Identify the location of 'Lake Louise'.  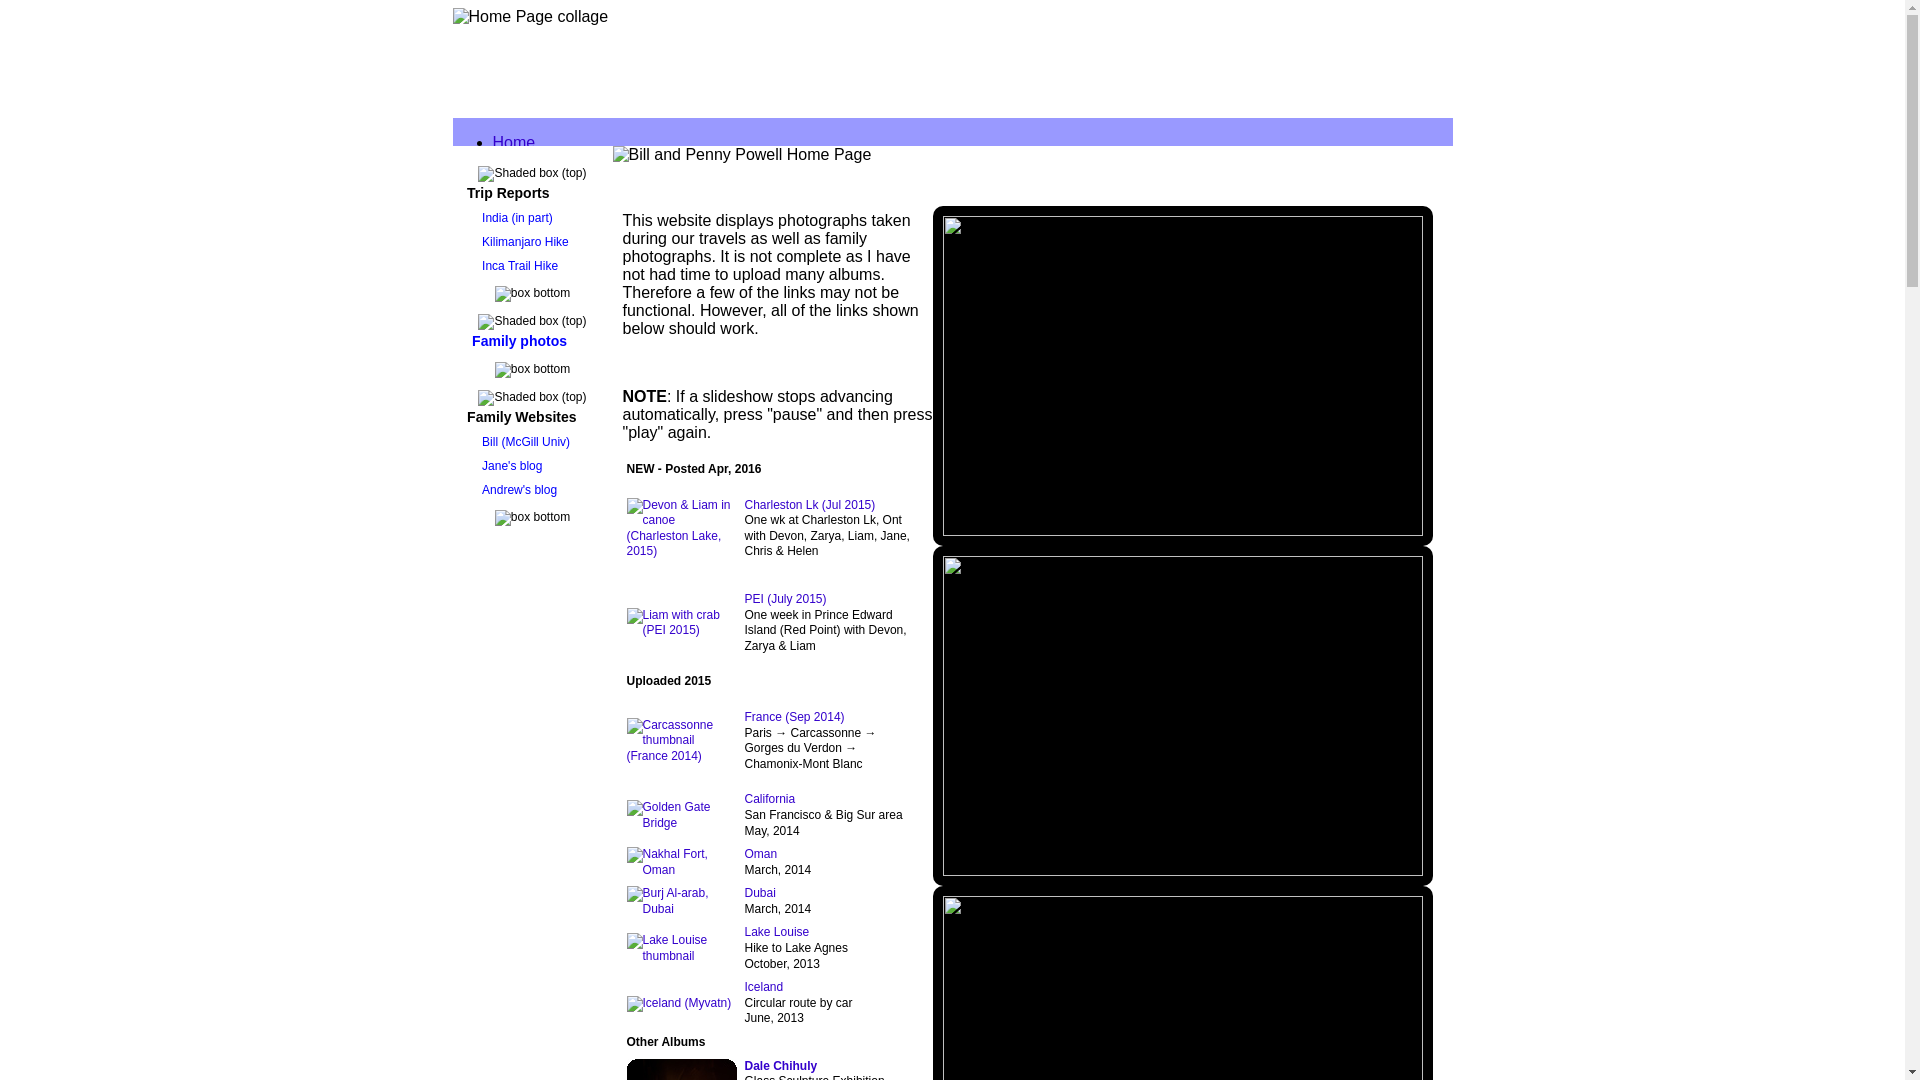
(775, 932).